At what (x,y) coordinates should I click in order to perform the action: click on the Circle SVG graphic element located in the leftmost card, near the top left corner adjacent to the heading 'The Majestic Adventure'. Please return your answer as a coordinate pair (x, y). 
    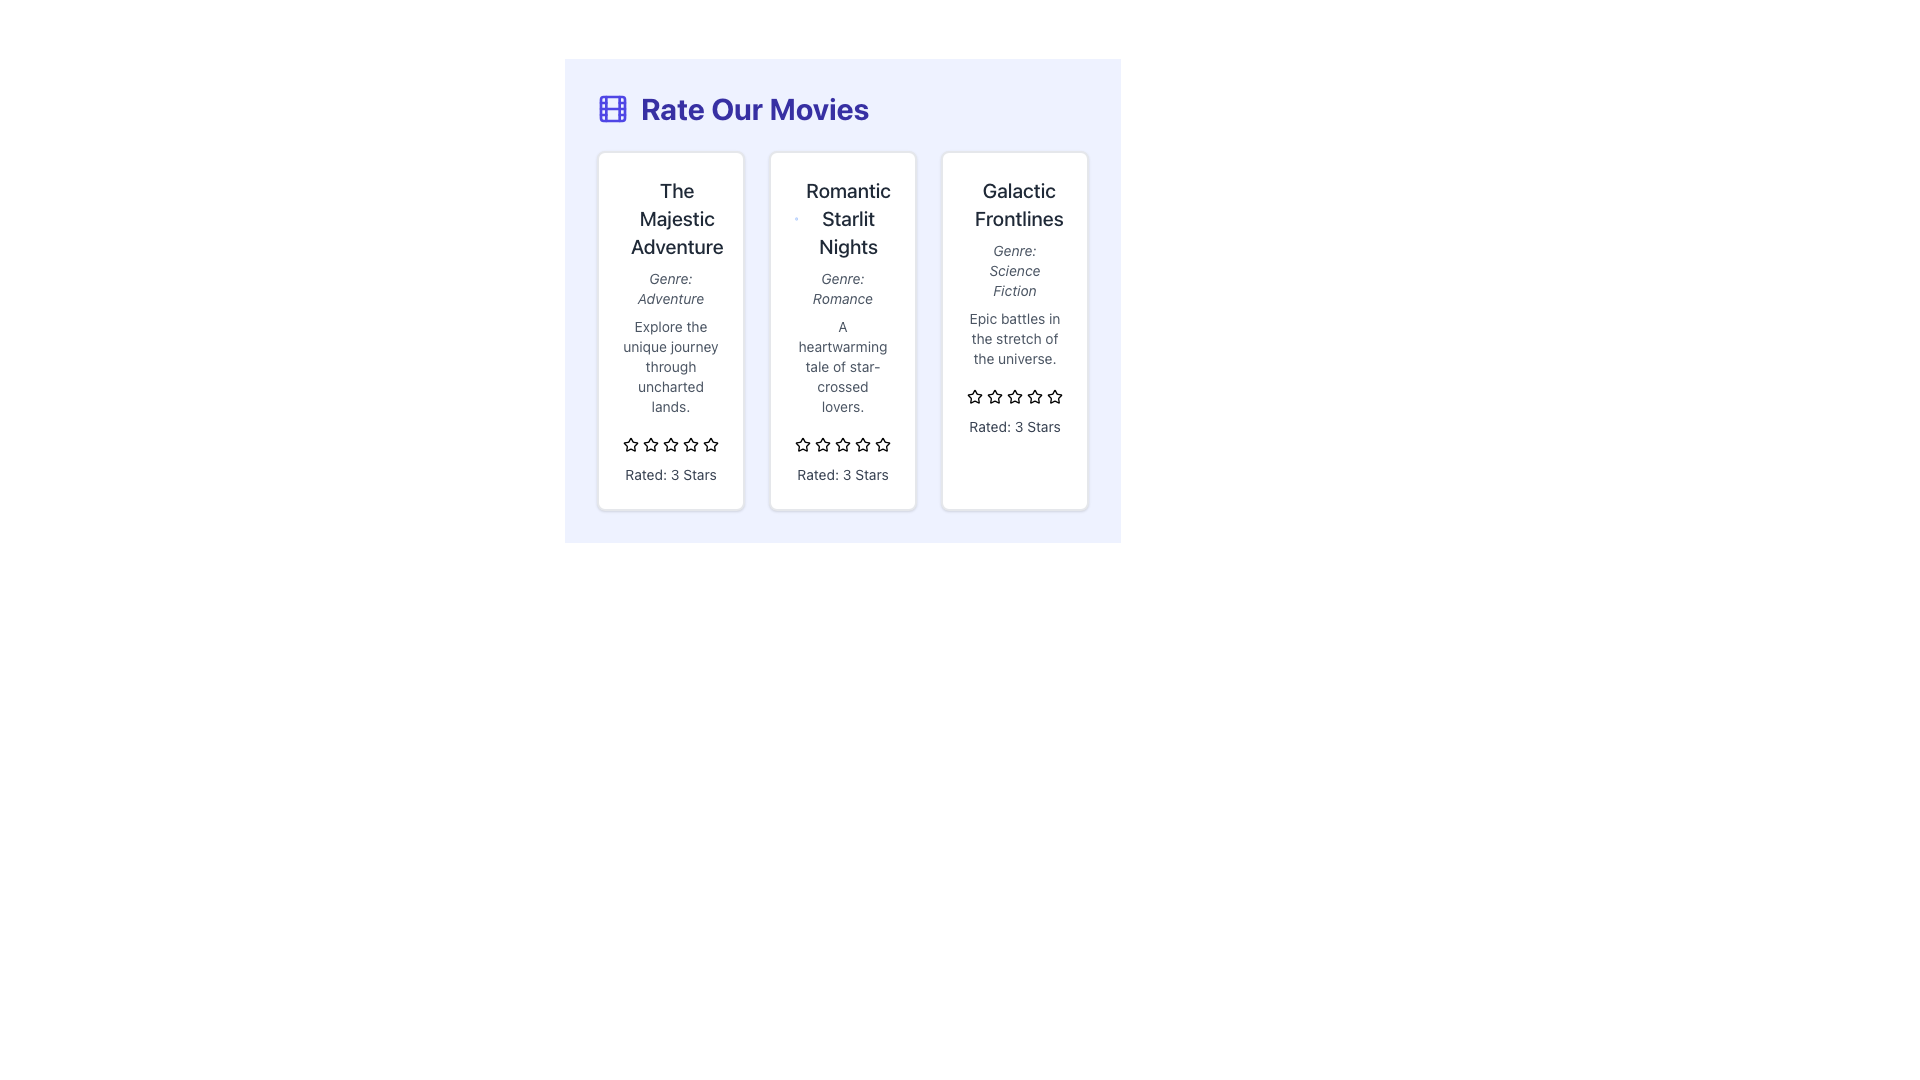
    Looking at the image, I should click on (633, 220).